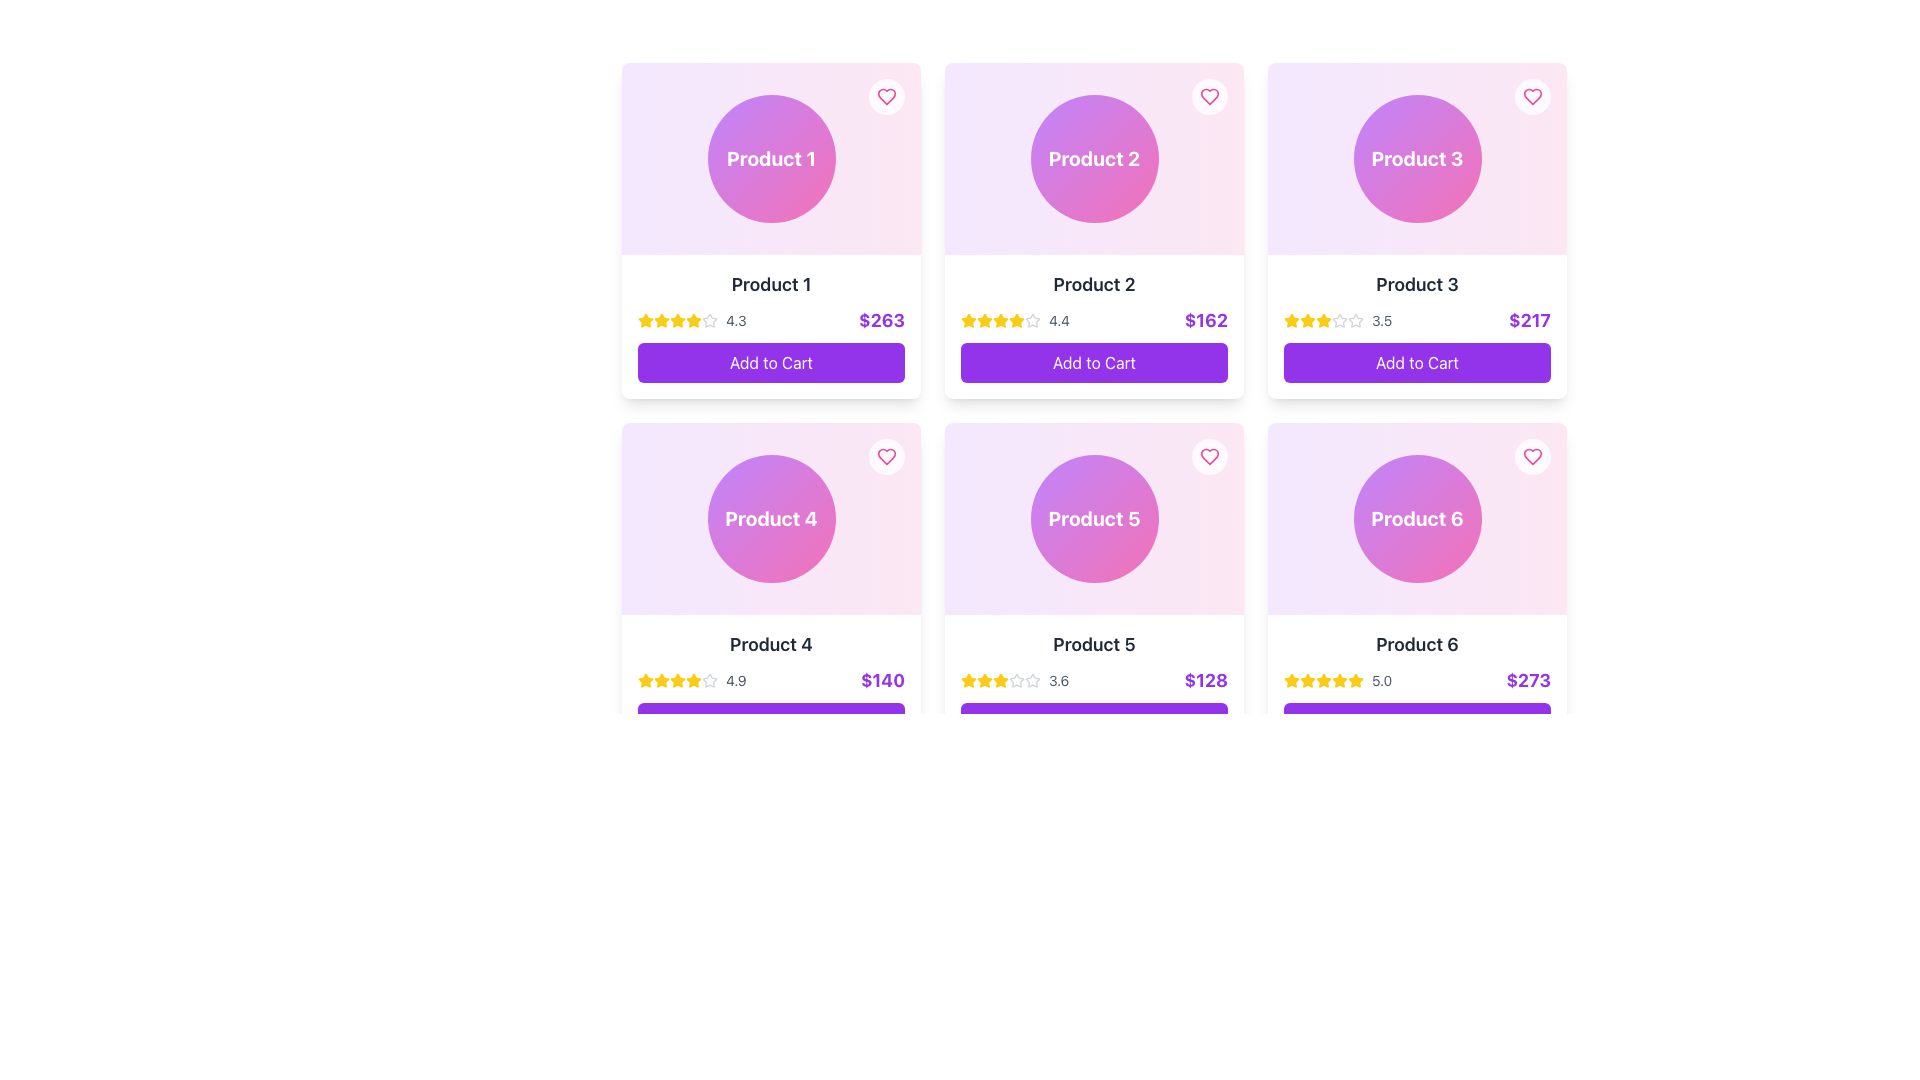 This screenshot has width=1920, height=1080. What do you see at coordinates (710, 679) in the screenshot?
I see `the star icon decorative element located in the 'Product 4' card, which is part of the rating display preceding the numeric value '4.9'` at bounding box center [710, 679].